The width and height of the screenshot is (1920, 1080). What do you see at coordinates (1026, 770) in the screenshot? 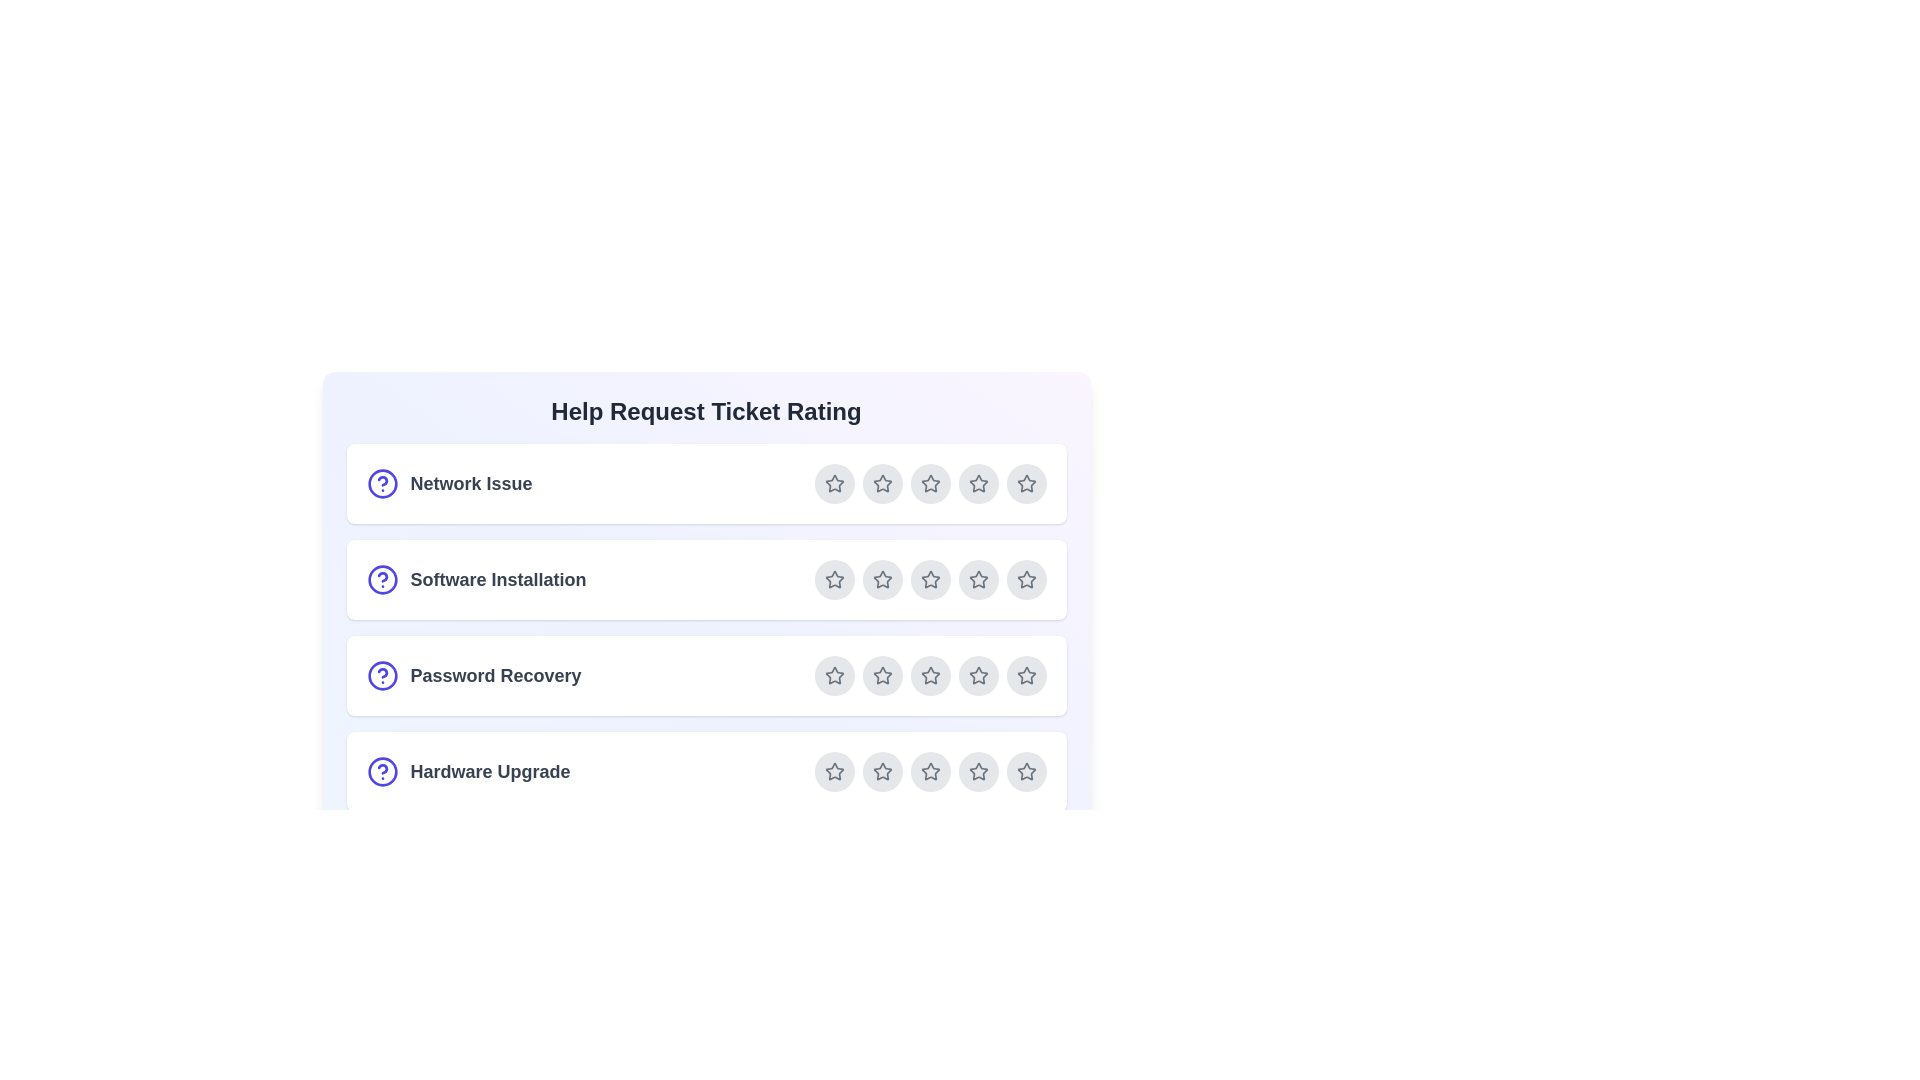
I see `the star corresponding to 5 for the ticket Hardware Upgrade` at bounding box center [1026, 770].